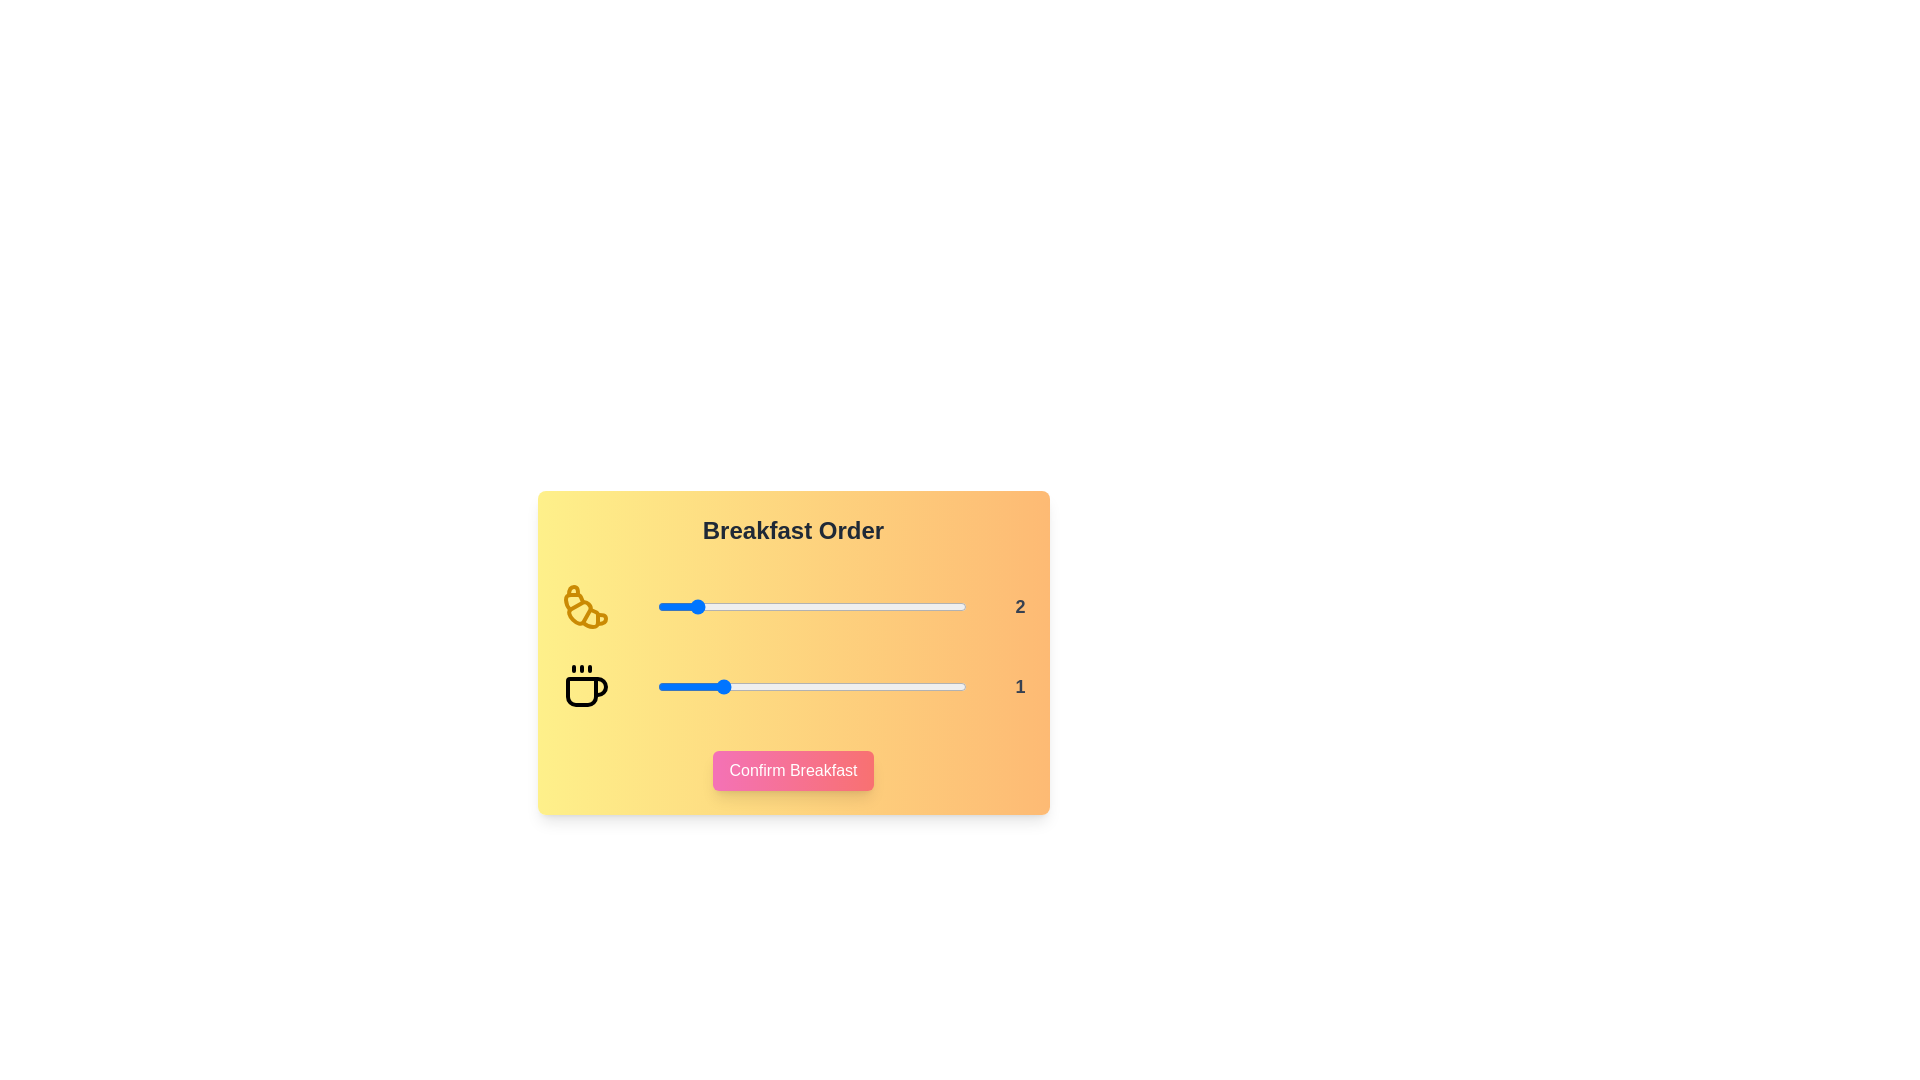 This screenshot has height=1080, width=1920. I want to click on the coffee quantity to 2 using the slider, so click(780, 685).